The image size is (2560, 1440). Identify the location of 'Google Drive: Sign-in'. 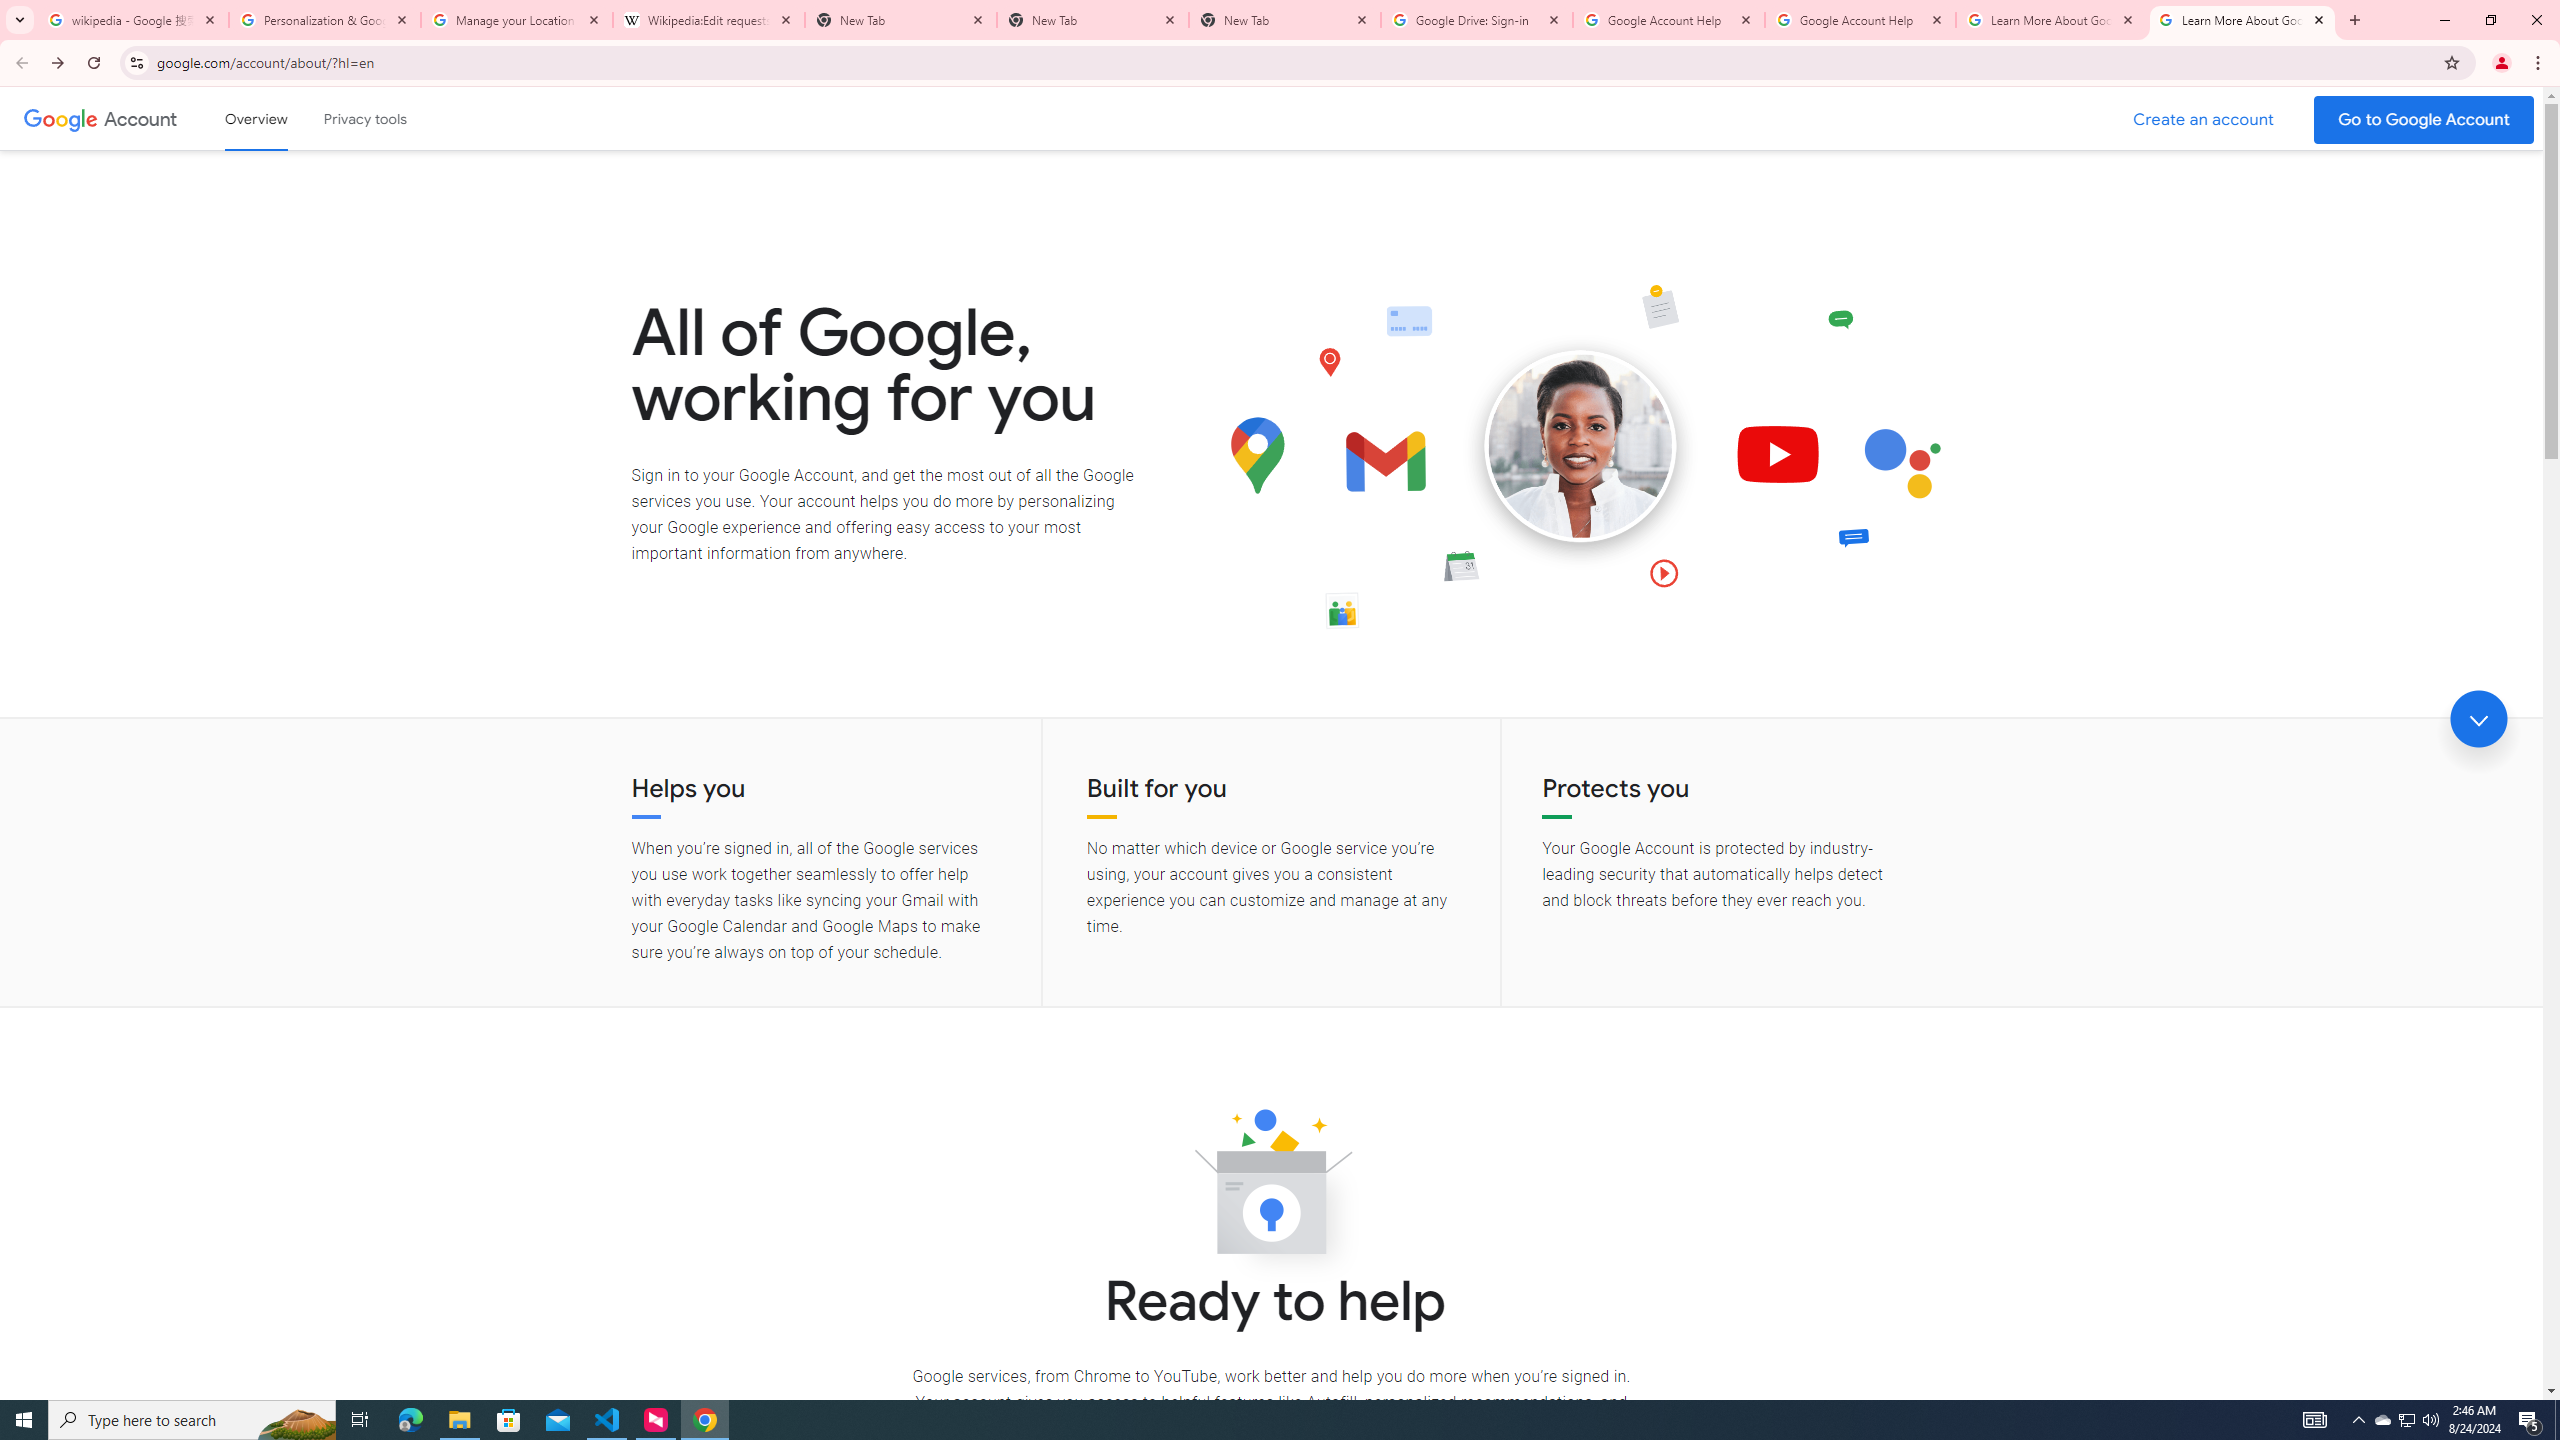
(1476, 19).